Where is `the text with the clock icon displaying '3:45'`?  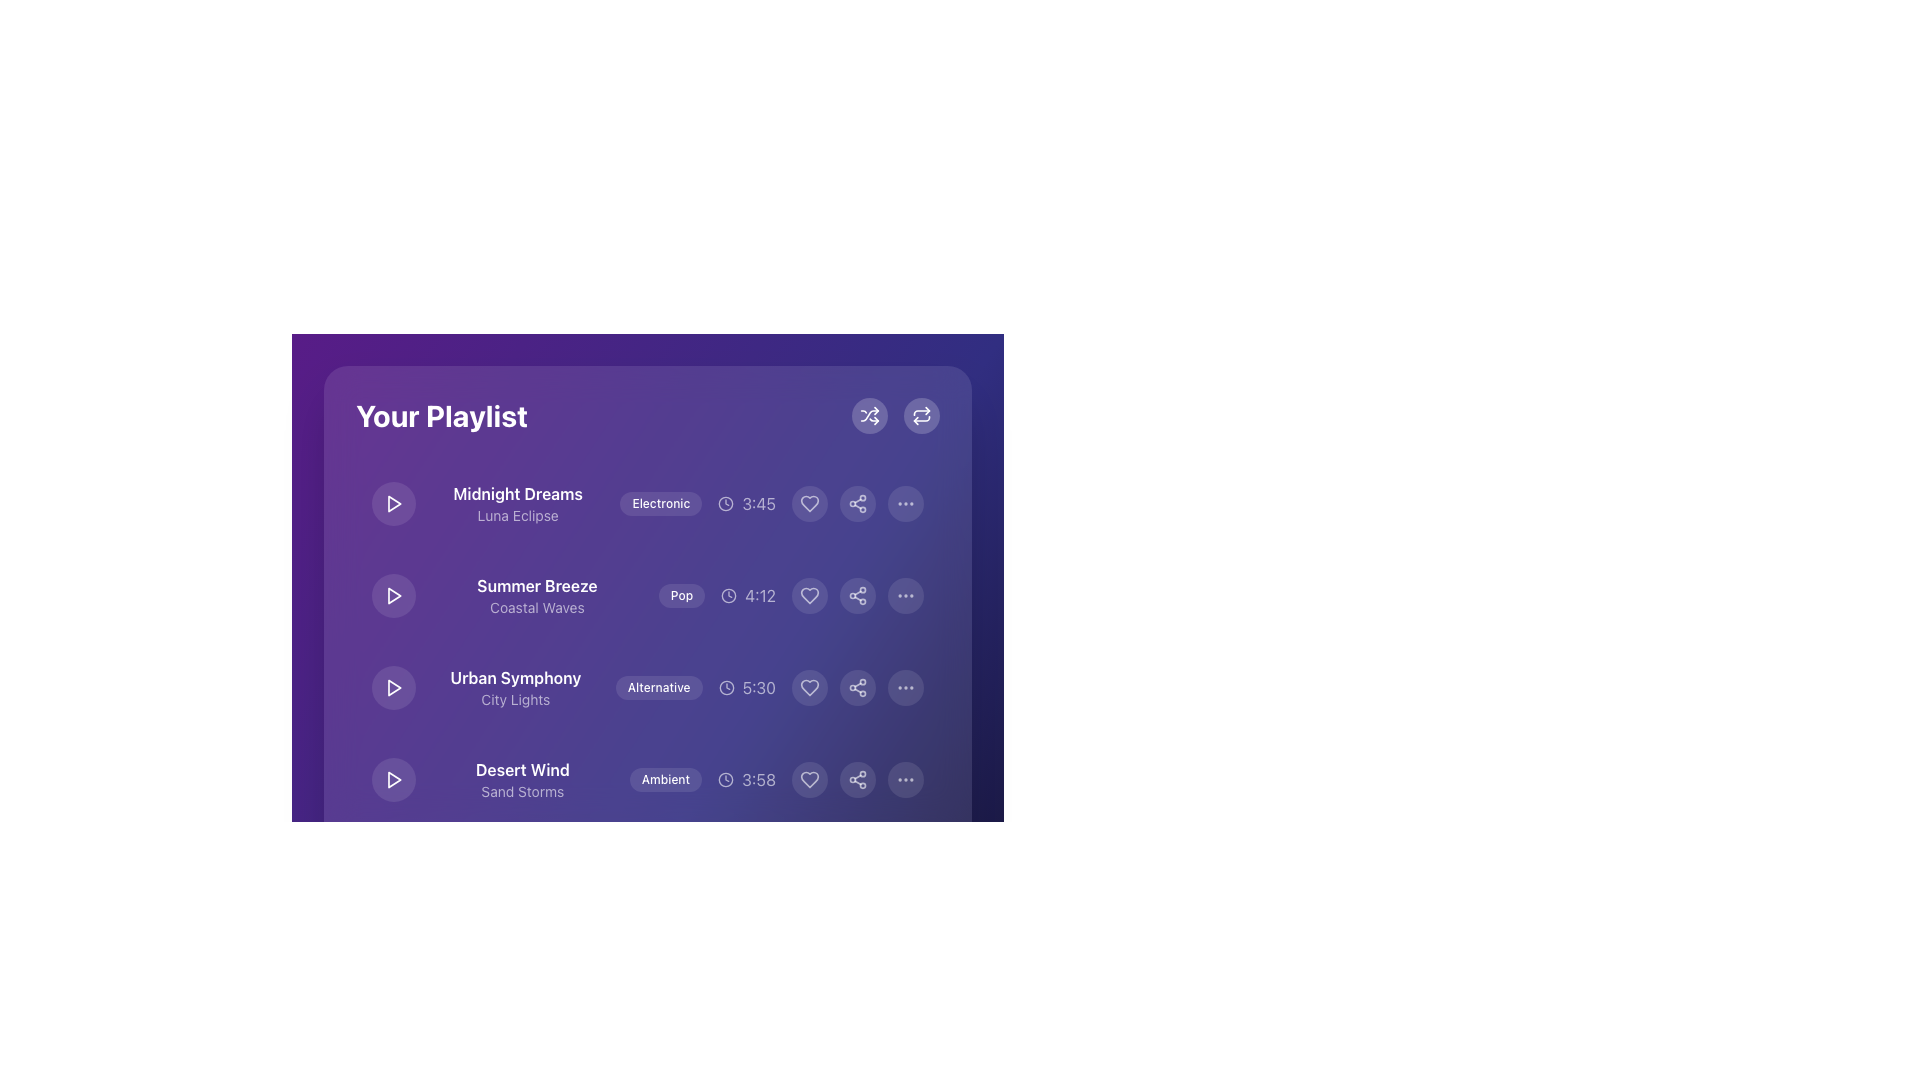 the text with the clock icon displaying '3:45' is located at coordinates (746, 503).